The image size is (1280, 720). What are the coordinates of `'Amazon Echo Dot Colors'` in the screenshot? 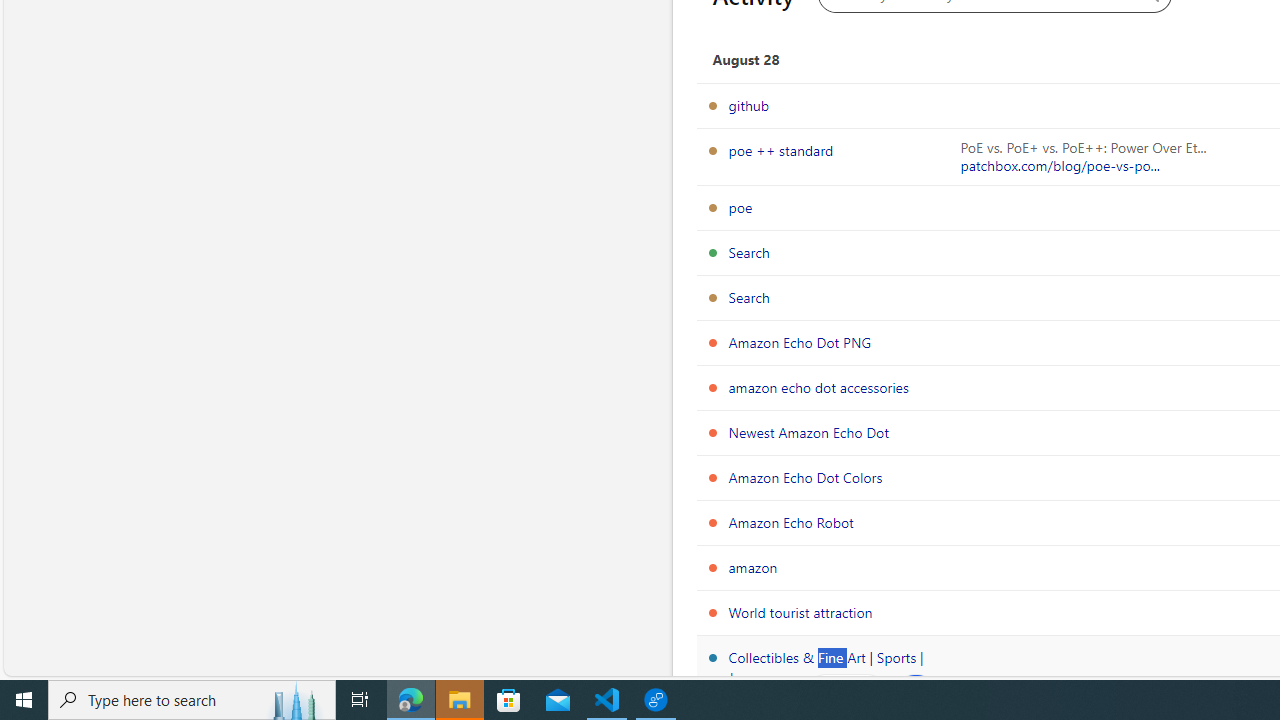 It's located at (805, 477).